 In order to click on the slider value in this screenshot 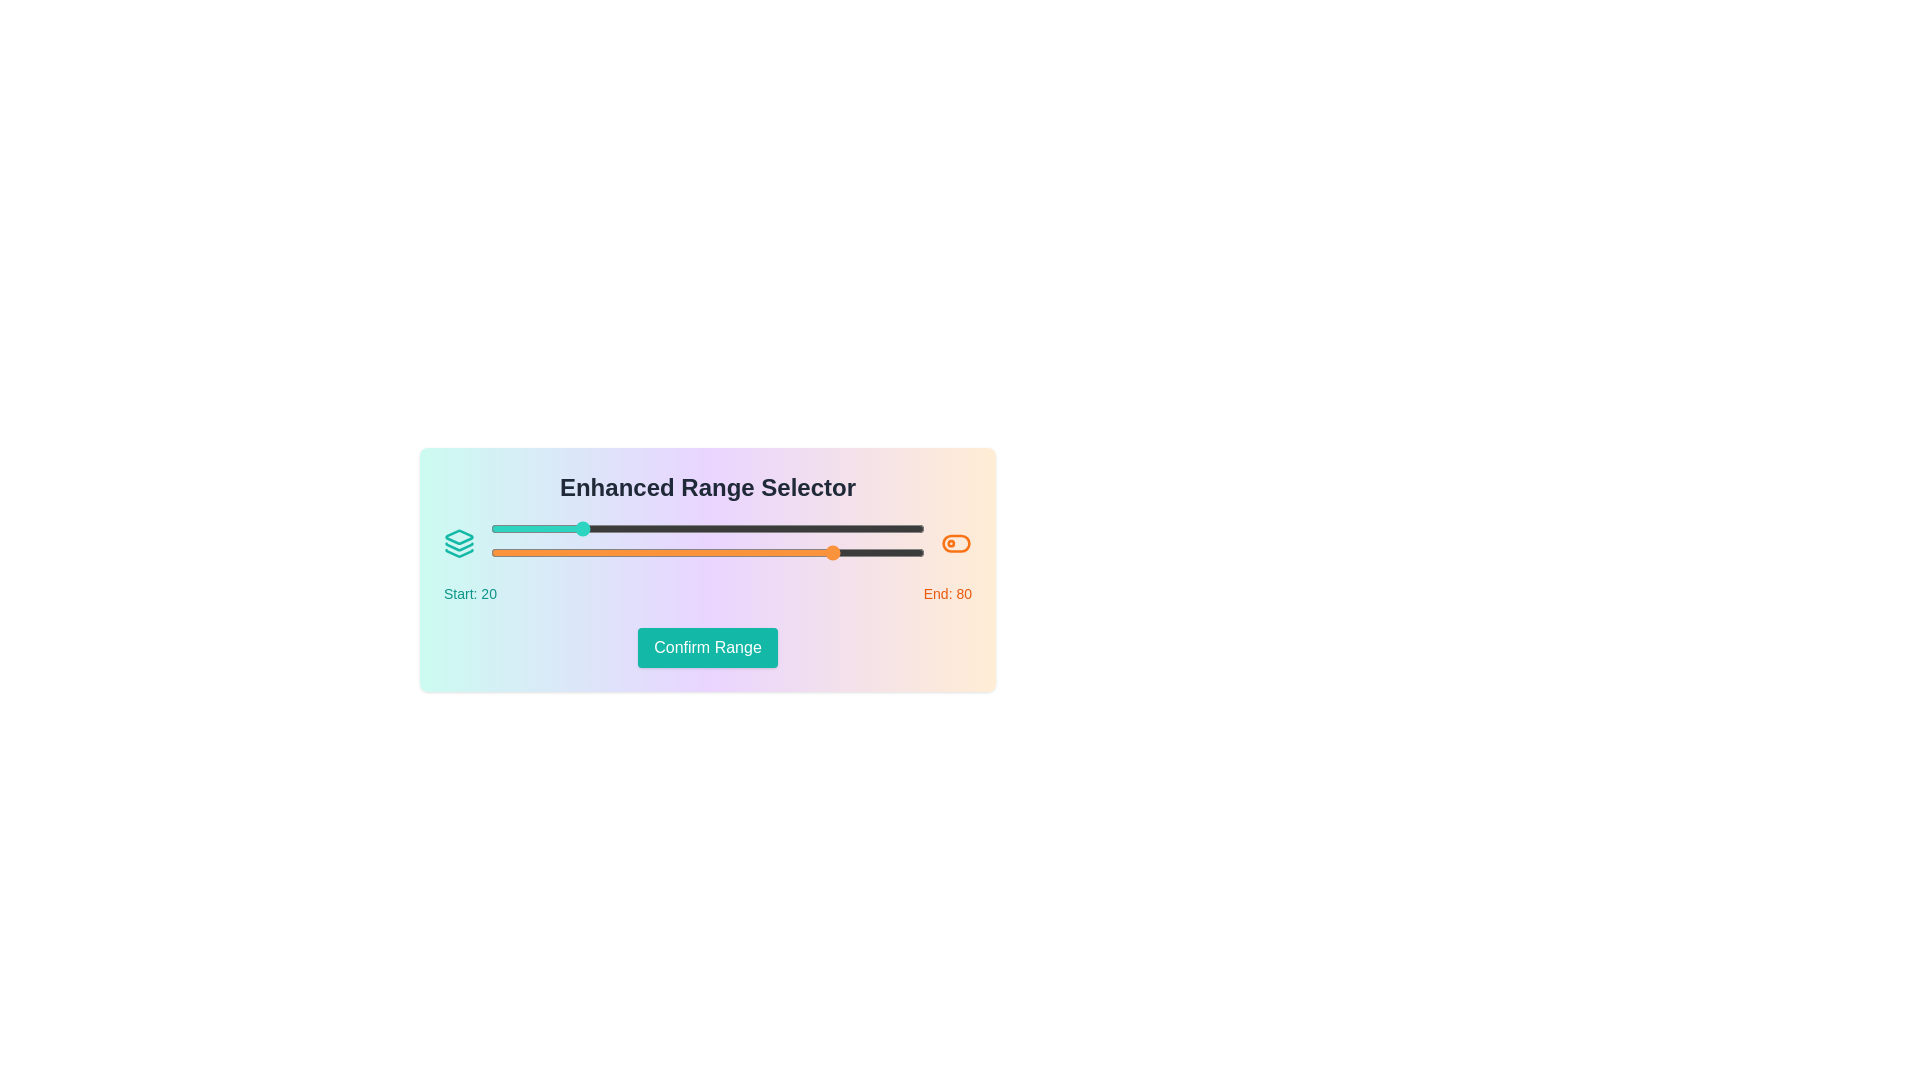, I will do `click(504, 552)`.